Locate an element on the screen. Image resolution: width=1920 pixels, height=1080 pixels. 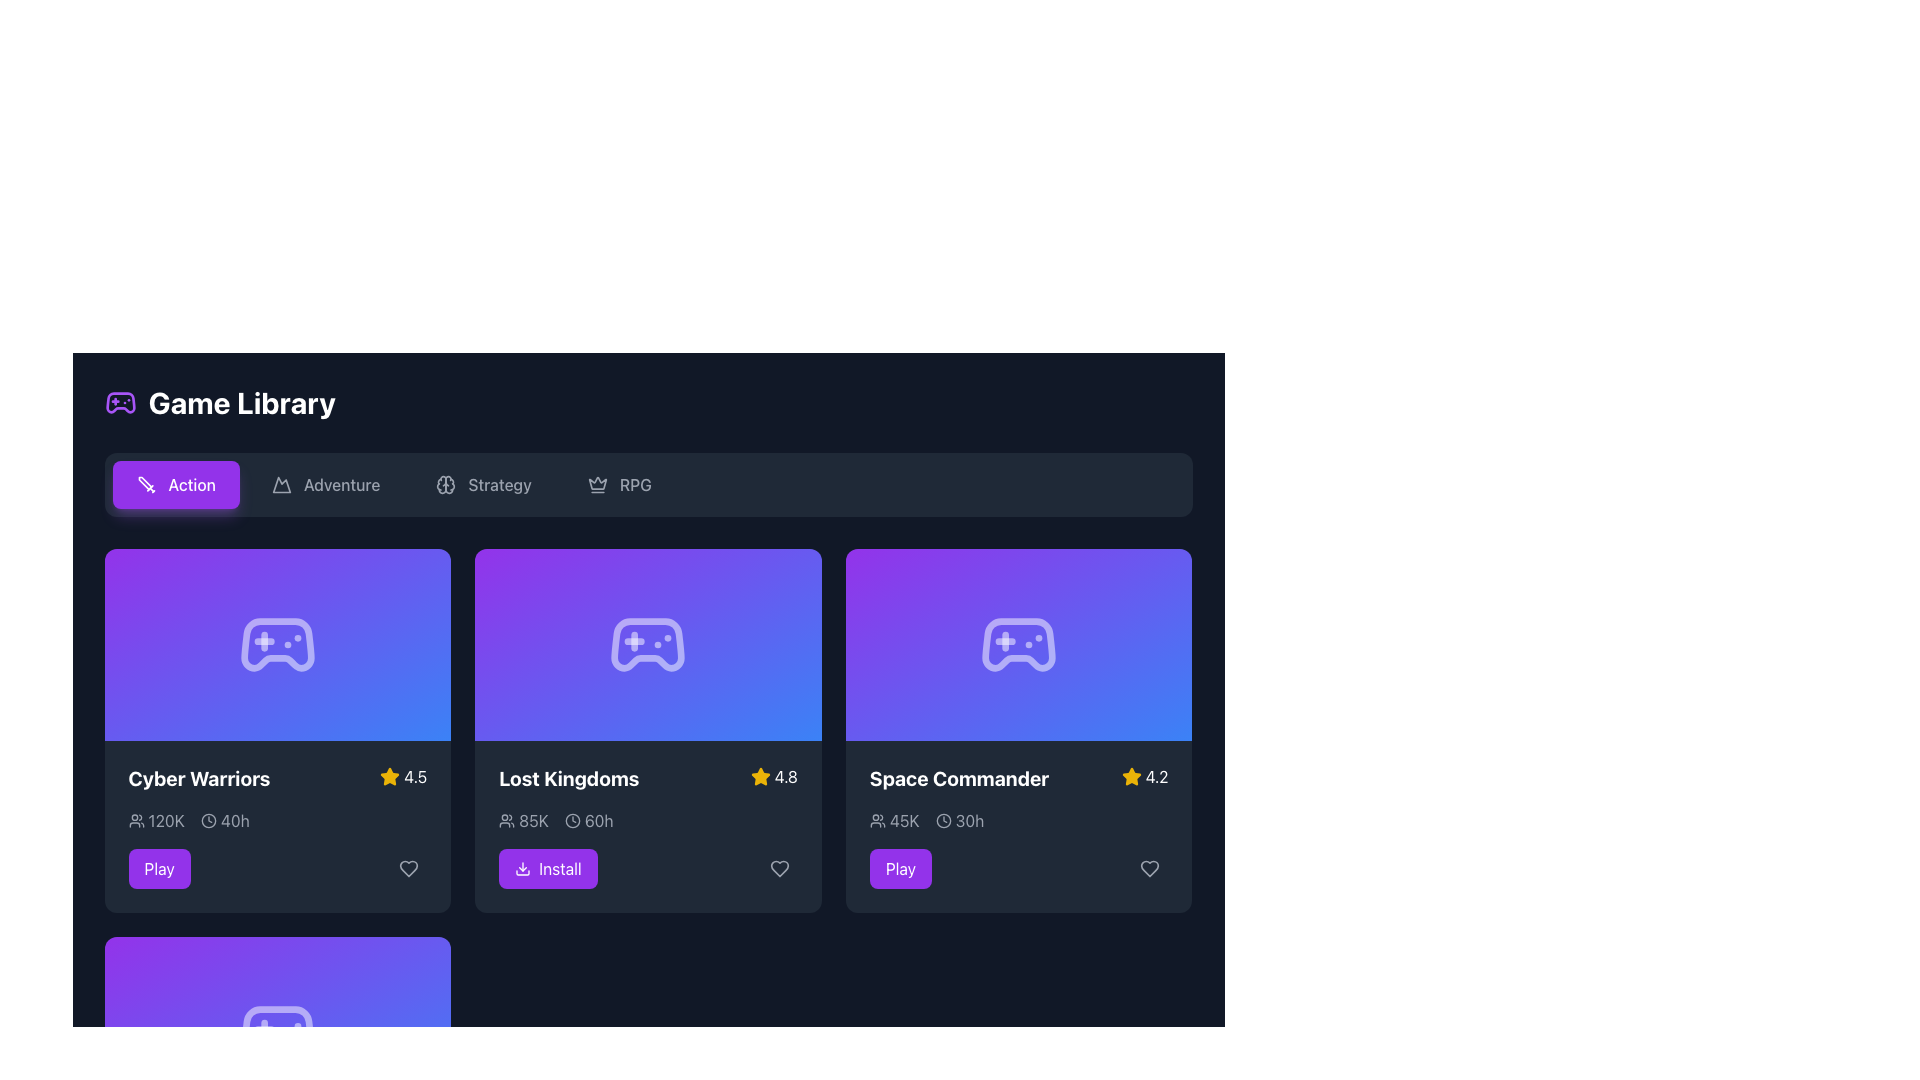
the circular clock icon in the 'Space Commander' game card, which is located just to the left of the text '30h' is located at coordinates (942, 821).